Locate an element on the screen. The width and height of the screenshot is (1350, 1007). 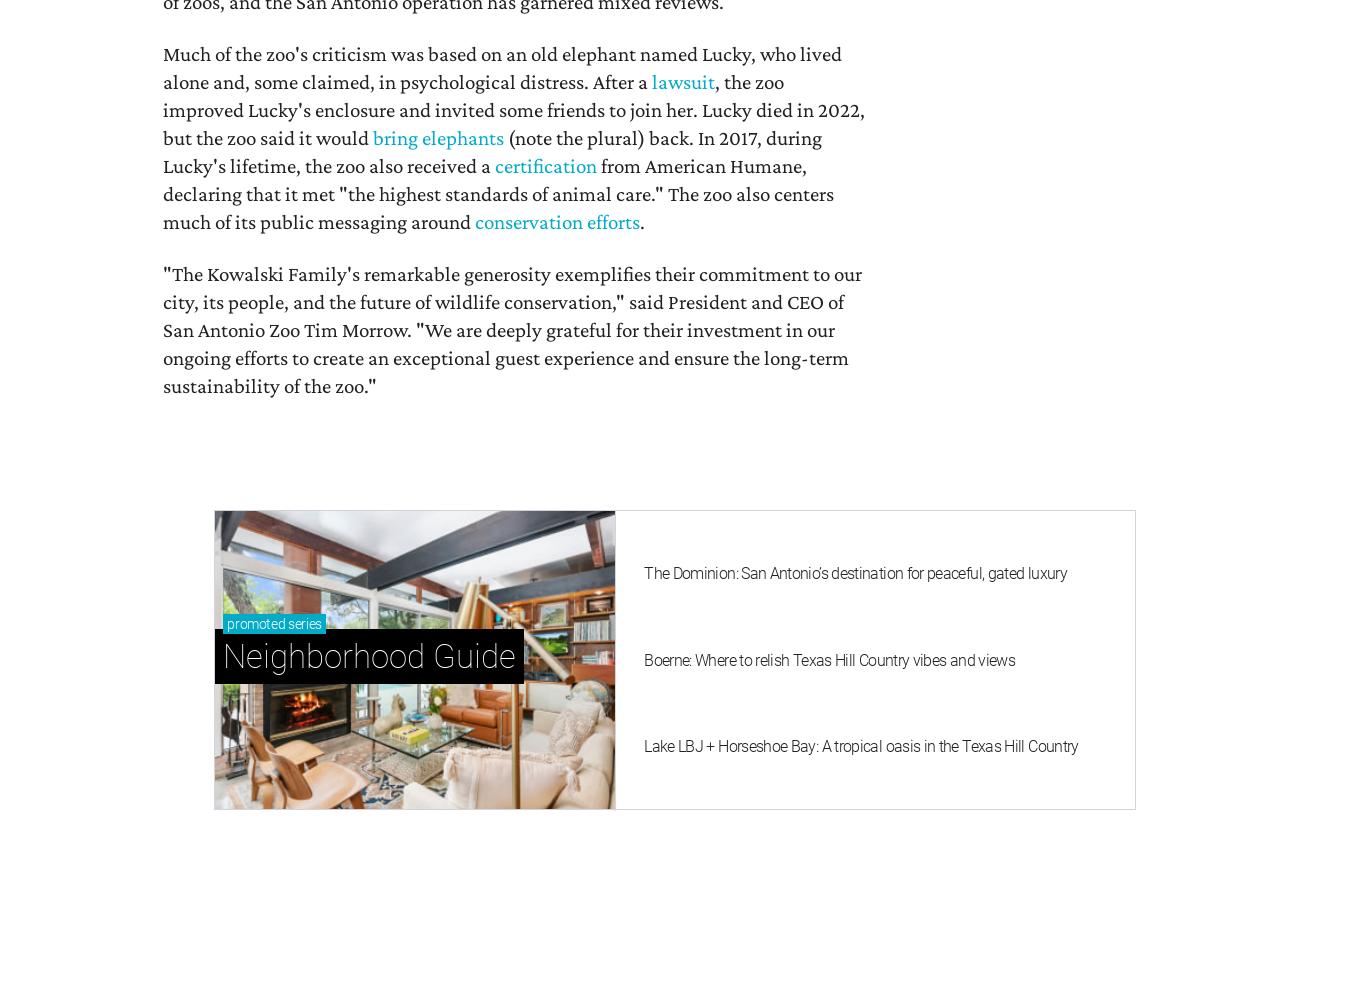
'bring elephants' is located at coordinates (438, 136).